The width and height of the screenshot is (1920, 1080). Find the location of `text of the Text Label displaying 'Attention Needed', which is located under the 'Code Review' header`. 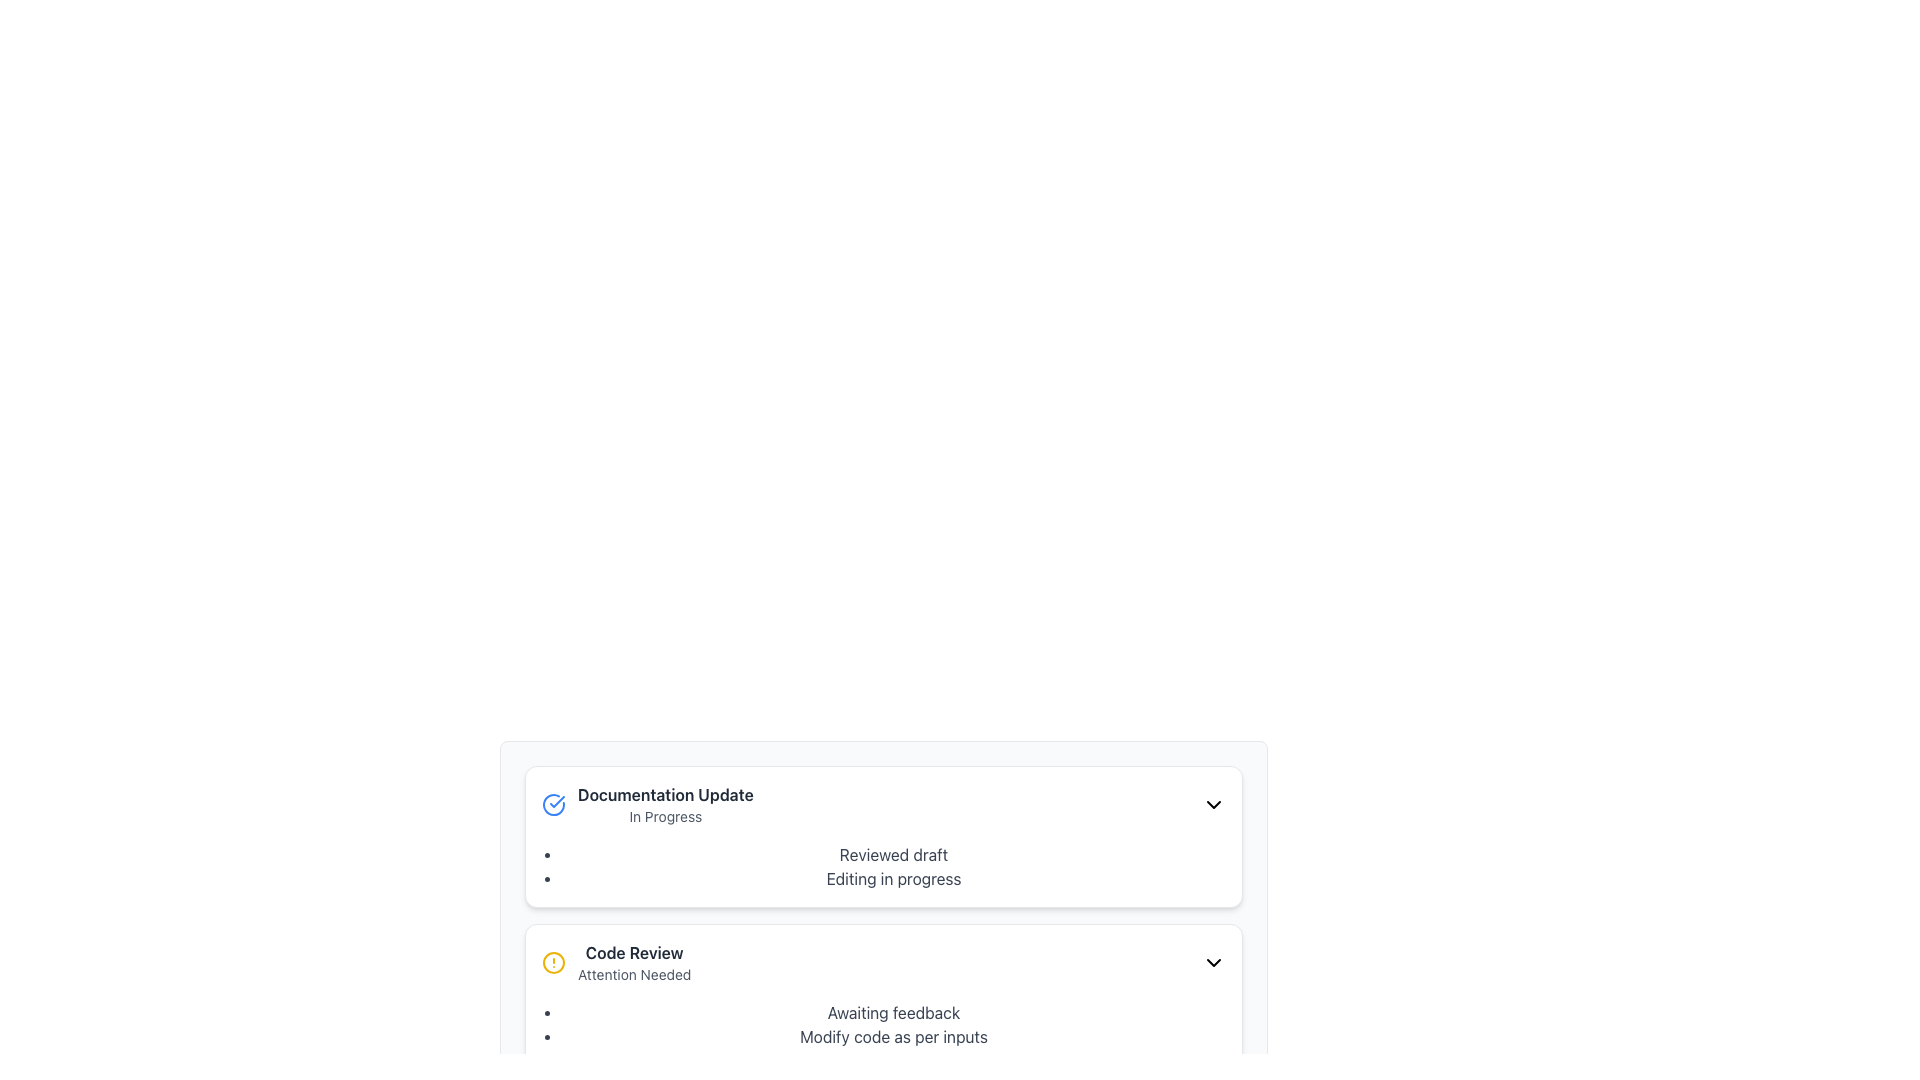

text of the Text Label displaying 'Attention Needed', which is located under the 'Code Review' header is located at coordinates (633, 974).